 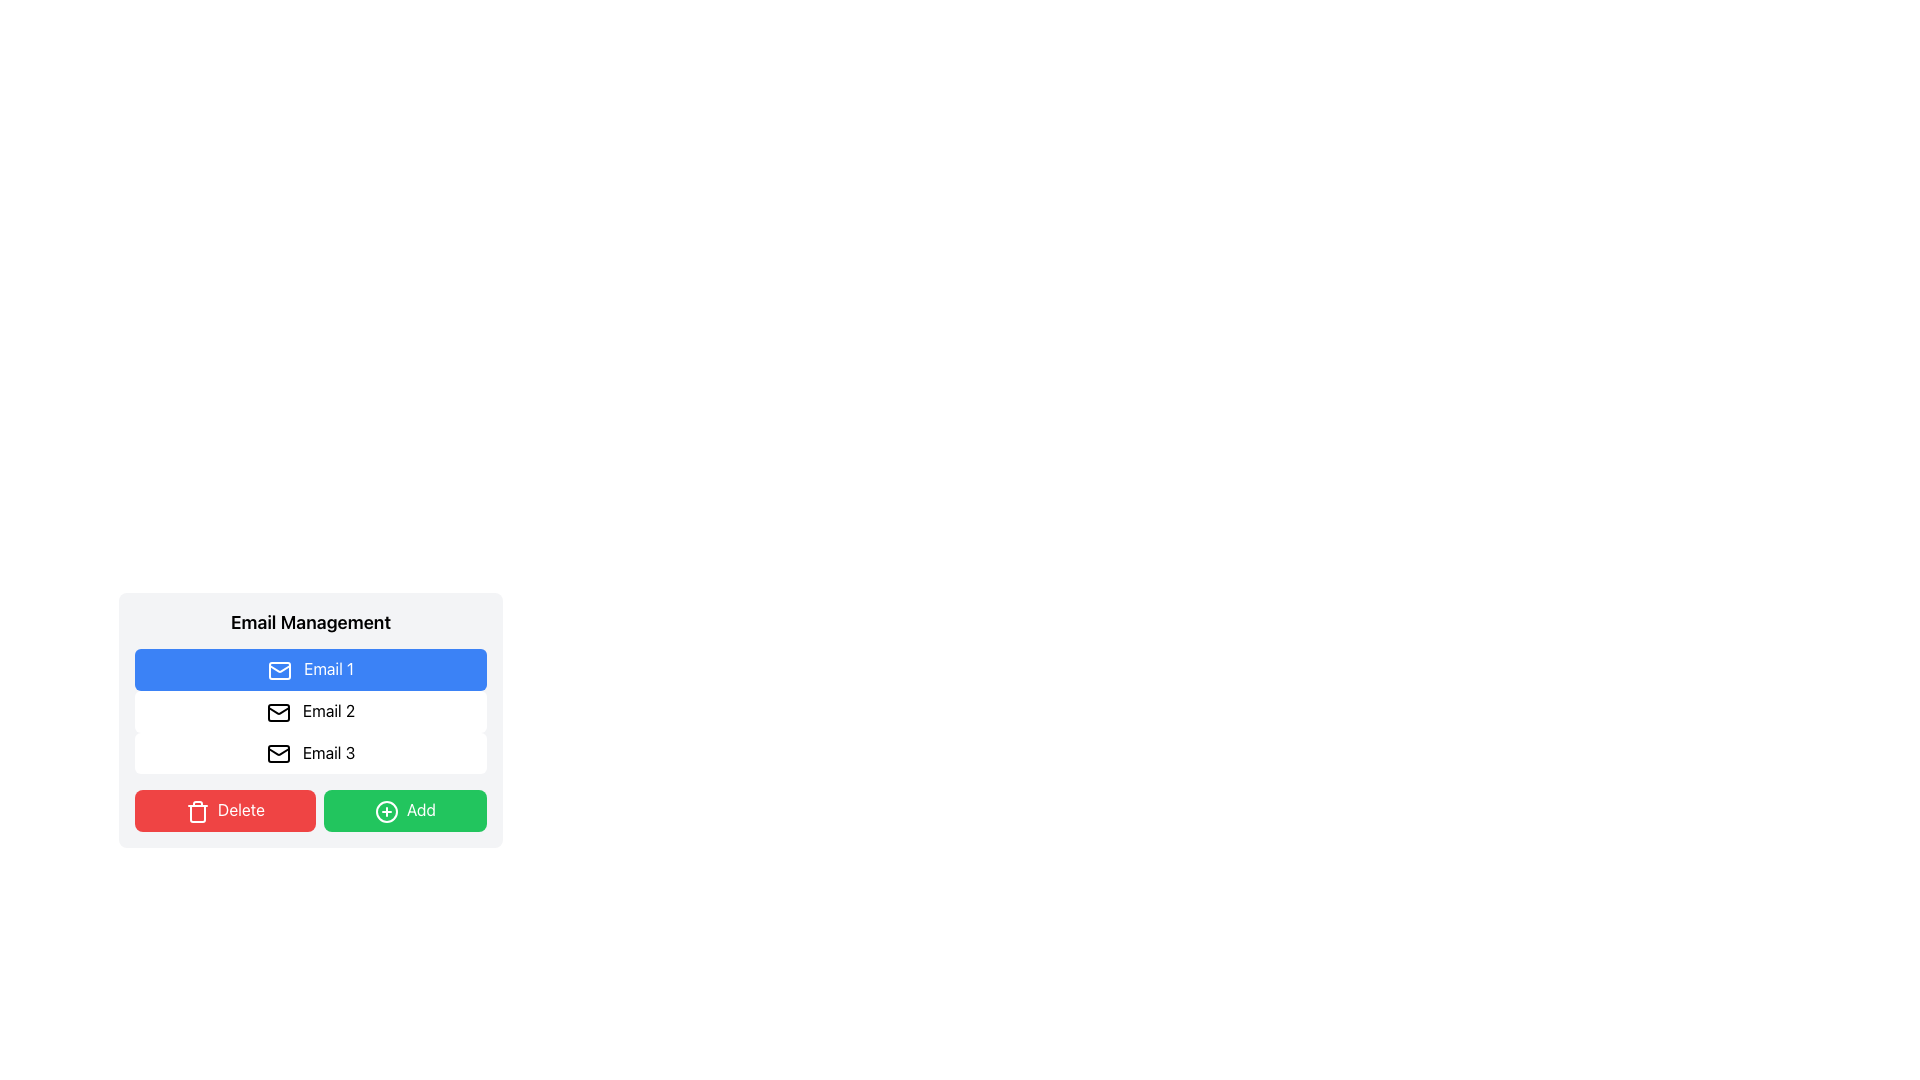 I want to click on the third email entry in the 'Email Management' panel, so click(x=310, y=752).